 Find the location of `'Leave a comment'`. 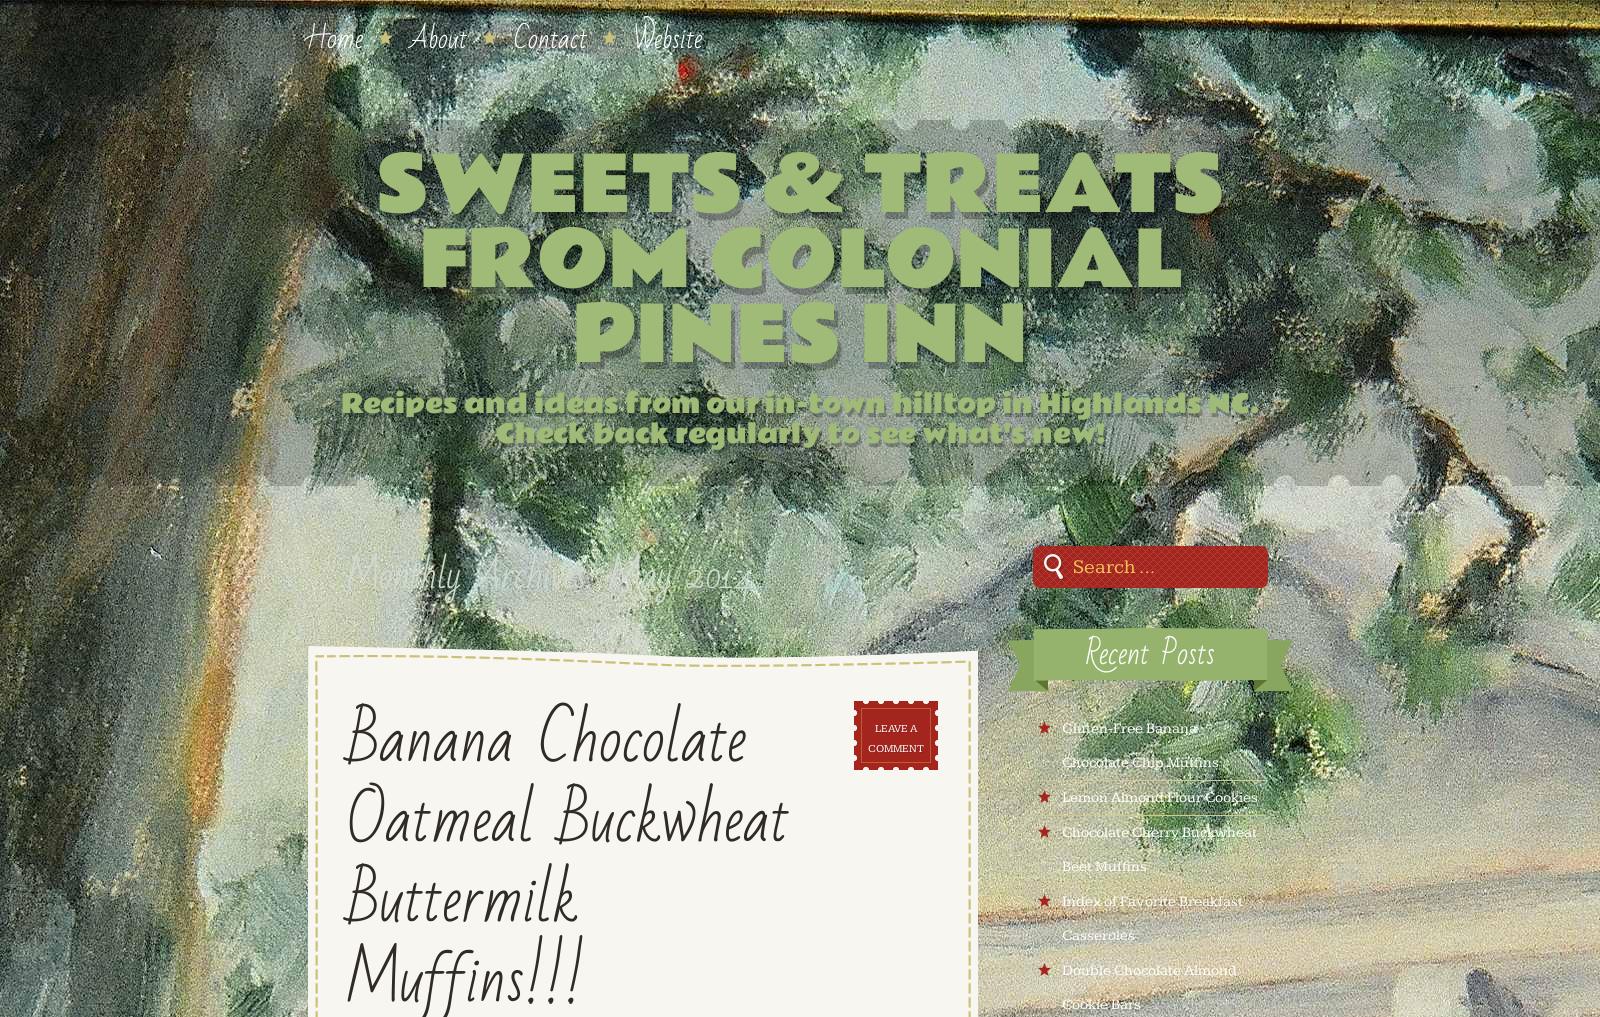

'Leave a comment' is located at coordinates (894, 738).